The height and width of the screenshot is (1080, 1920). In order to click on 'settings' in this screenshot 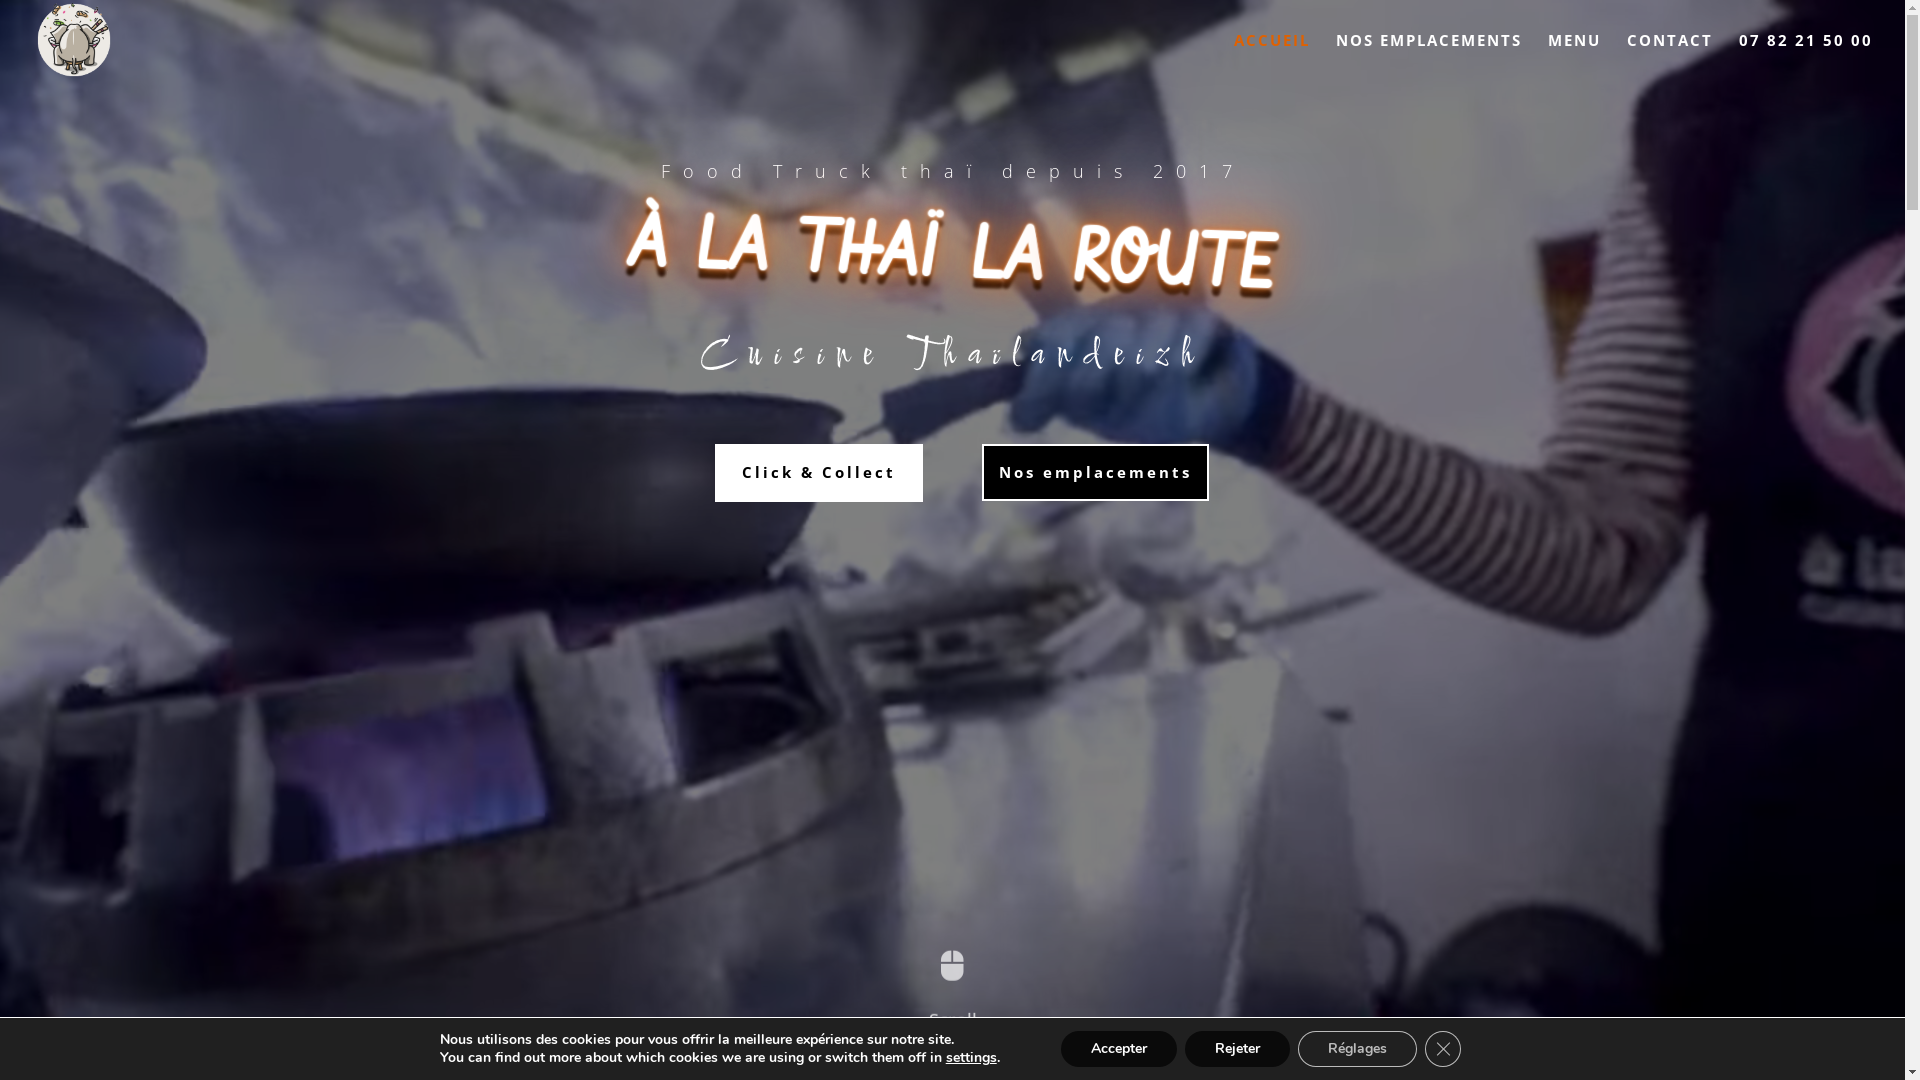, I will do `click(971, 1056)`.